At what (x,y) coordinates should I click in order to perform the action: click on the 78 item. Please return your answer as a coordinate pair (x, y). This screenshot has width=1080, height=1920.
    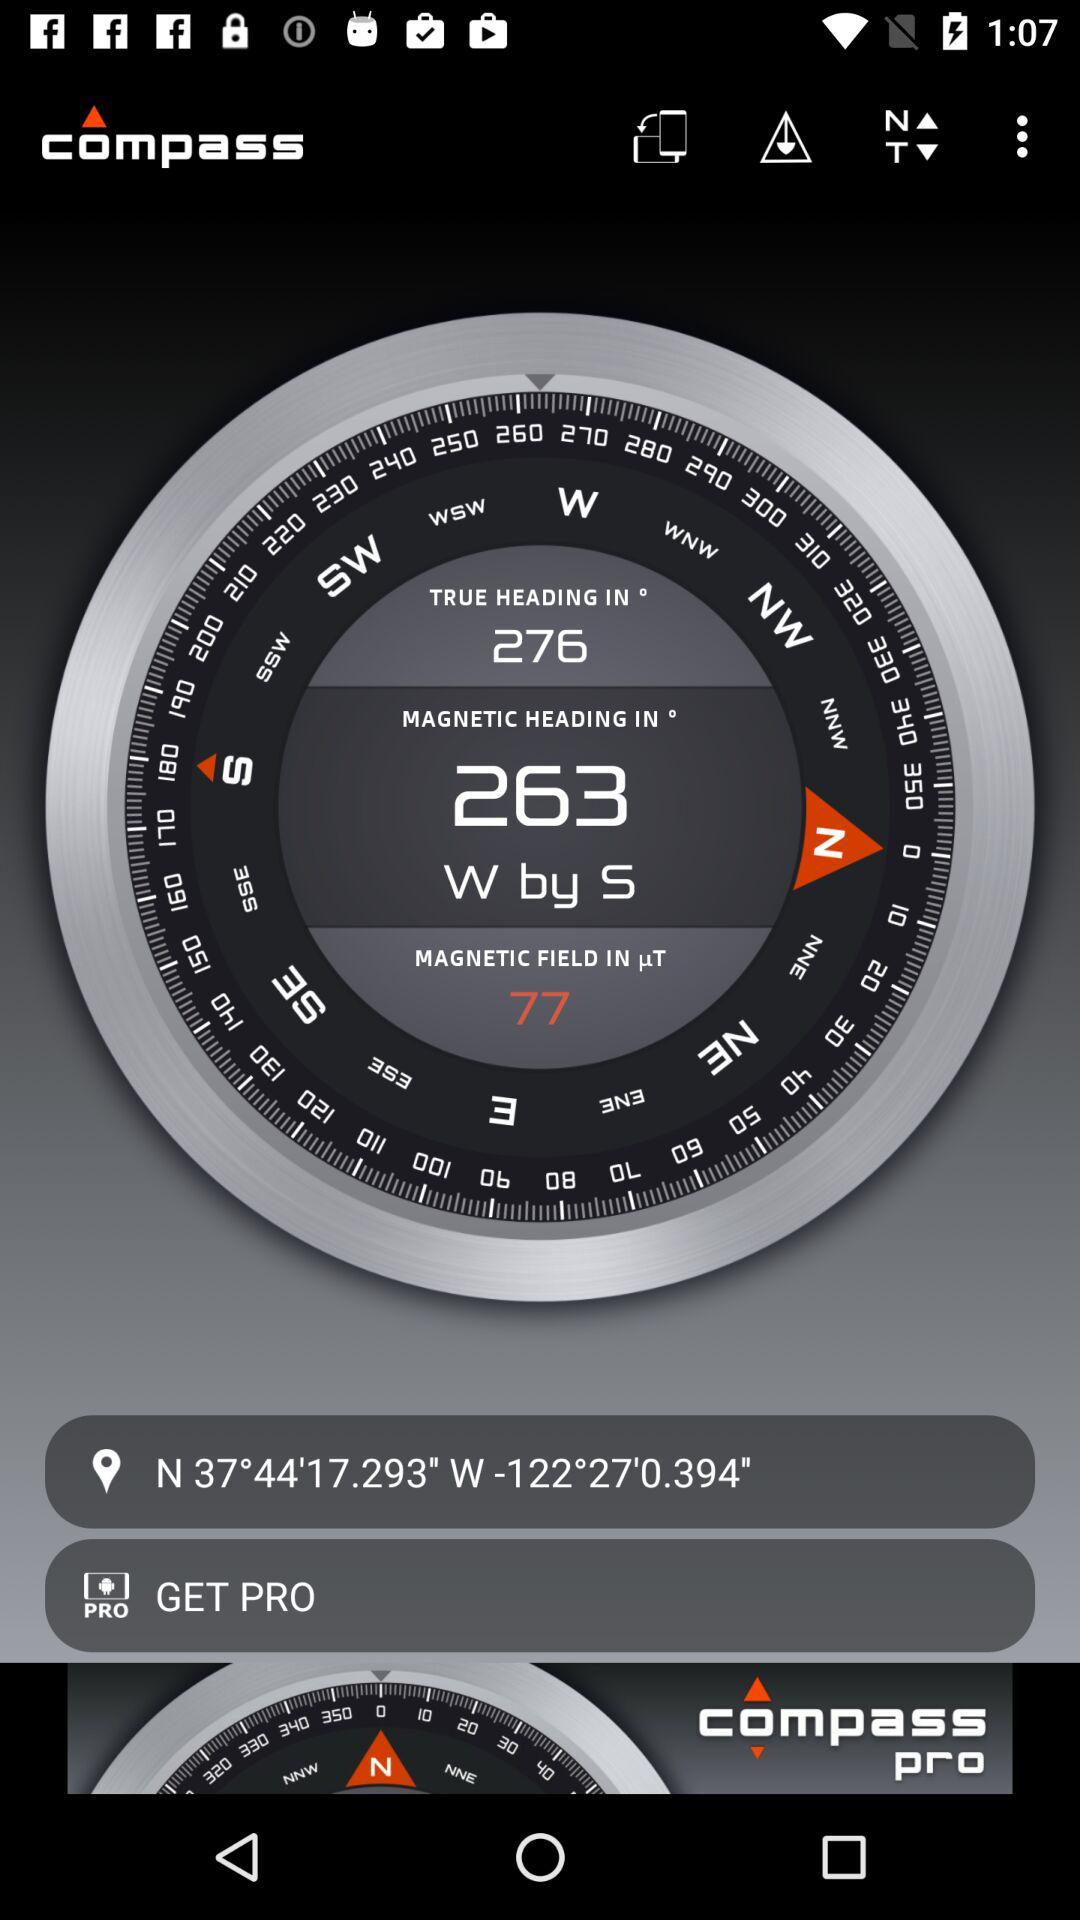
    Looking at the image, I should click on (540, 1008).